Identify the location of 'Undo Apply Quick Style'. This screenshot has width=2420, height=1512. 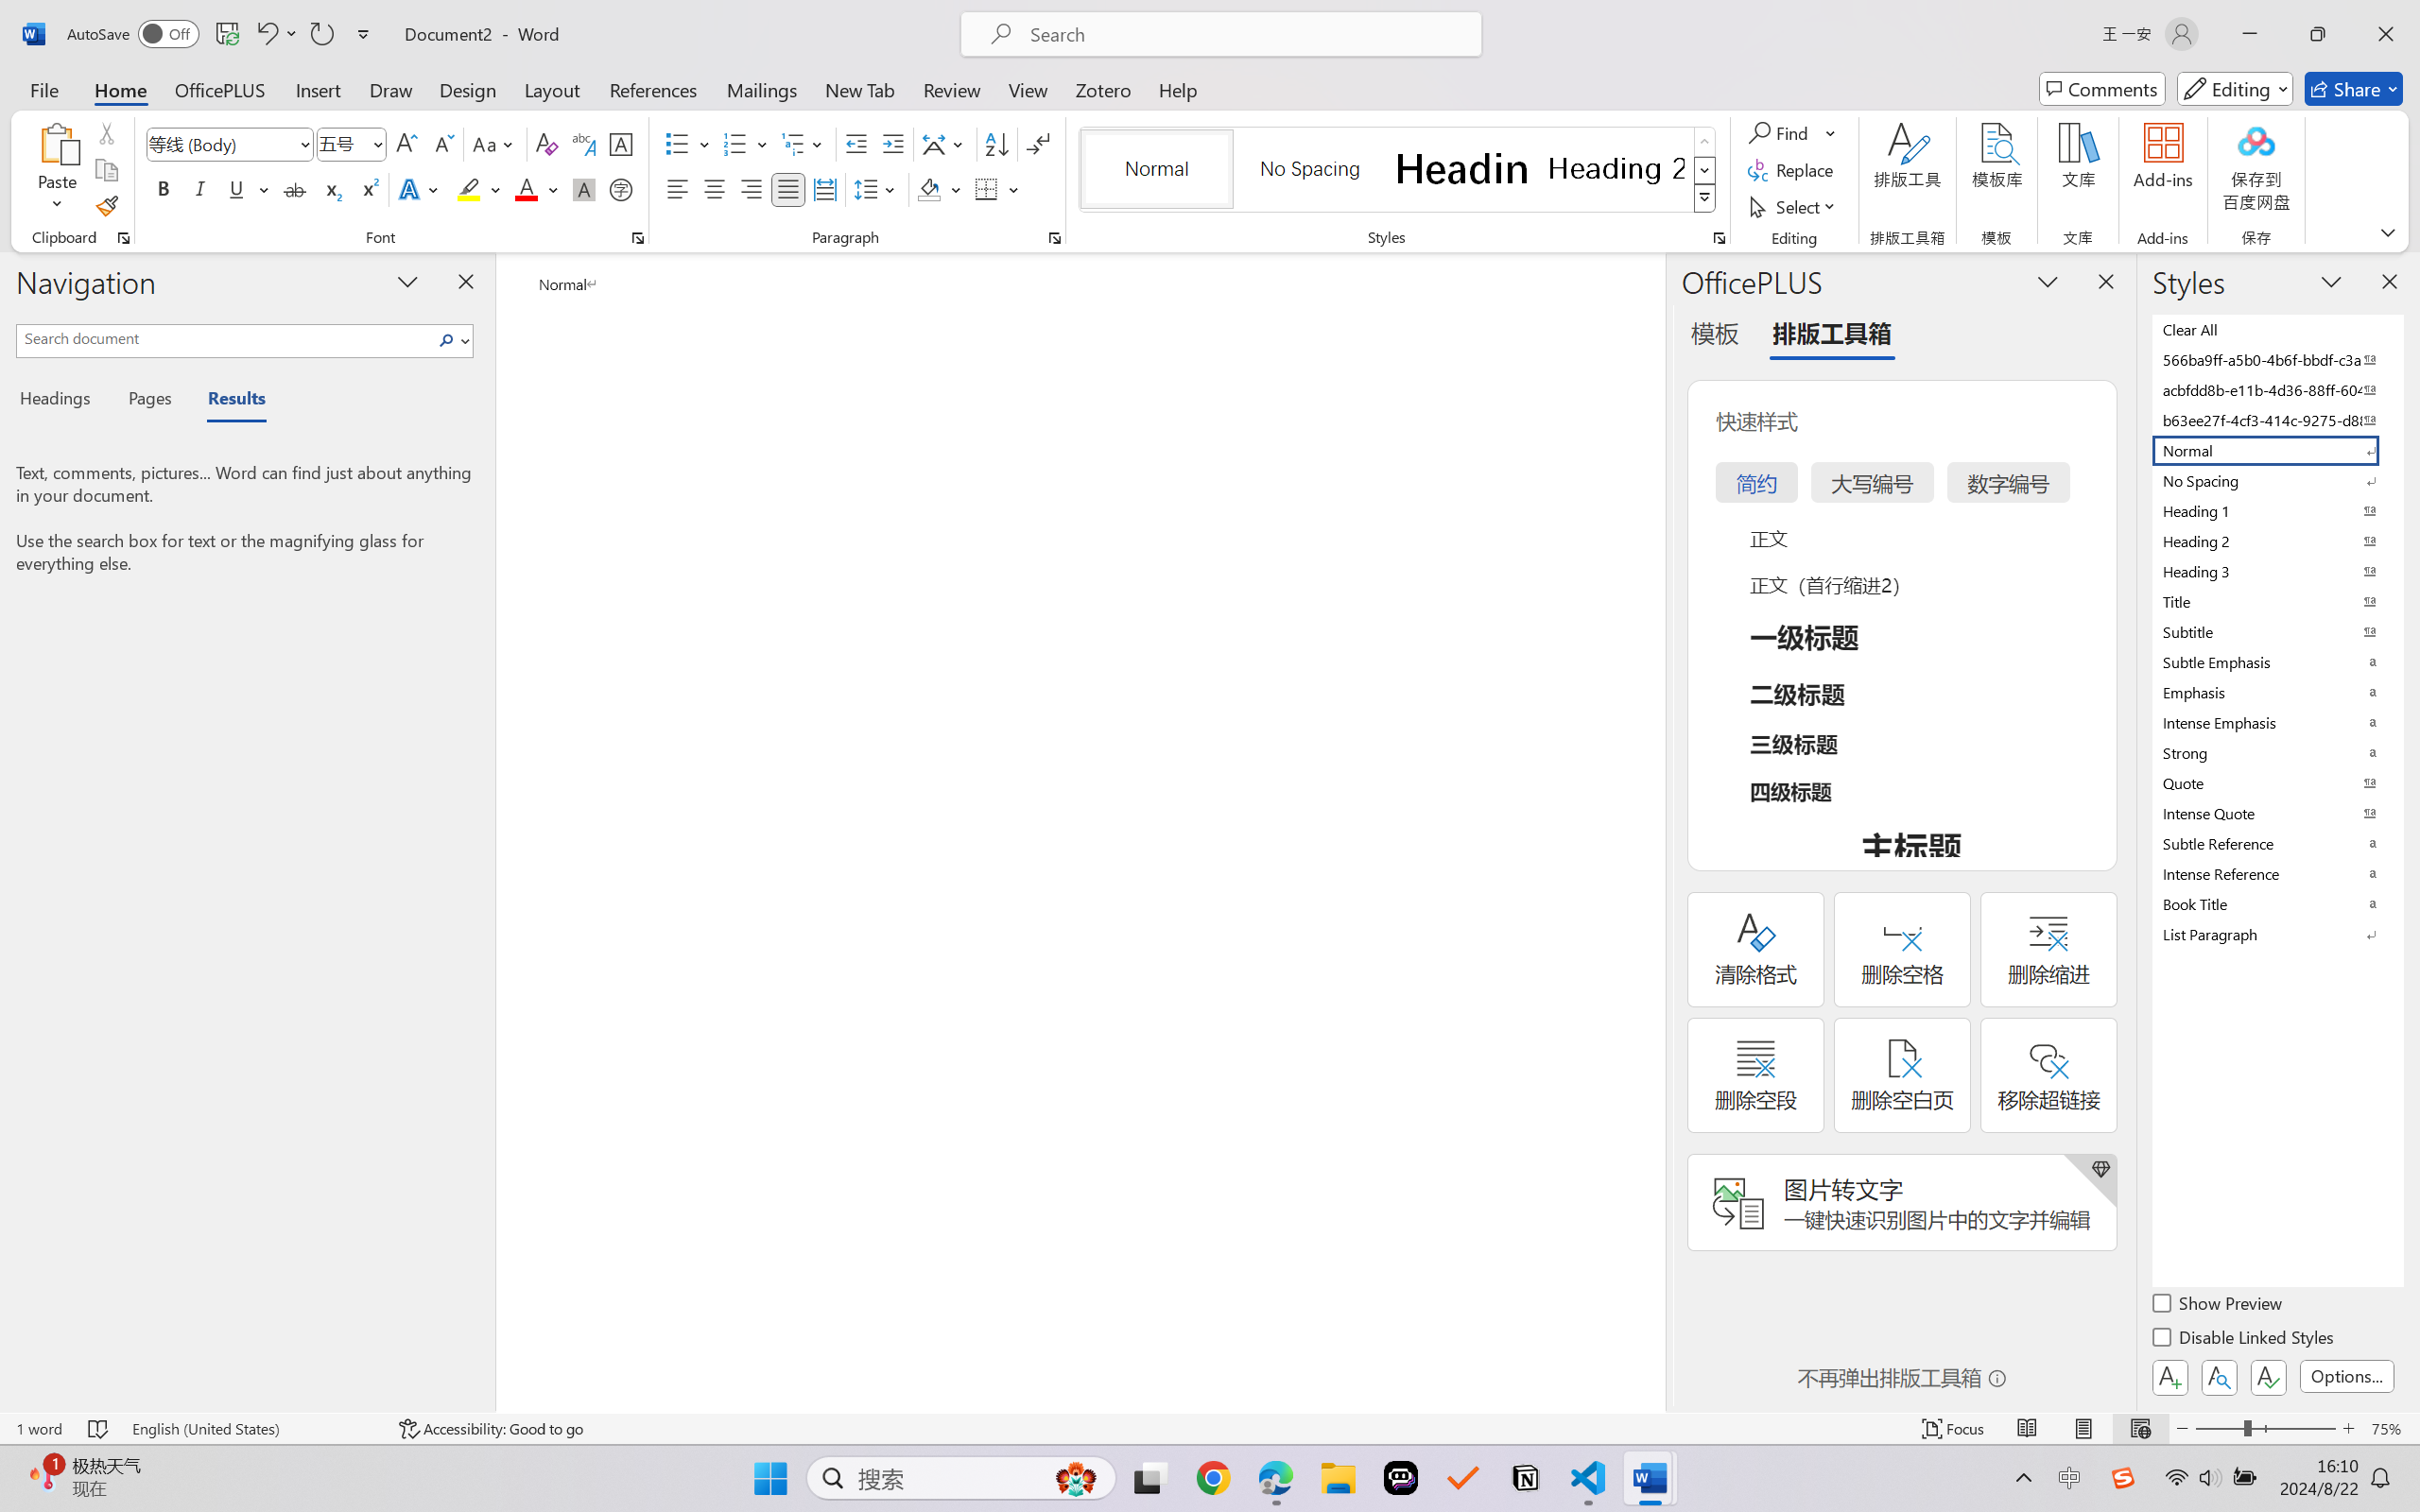
(274, 33).